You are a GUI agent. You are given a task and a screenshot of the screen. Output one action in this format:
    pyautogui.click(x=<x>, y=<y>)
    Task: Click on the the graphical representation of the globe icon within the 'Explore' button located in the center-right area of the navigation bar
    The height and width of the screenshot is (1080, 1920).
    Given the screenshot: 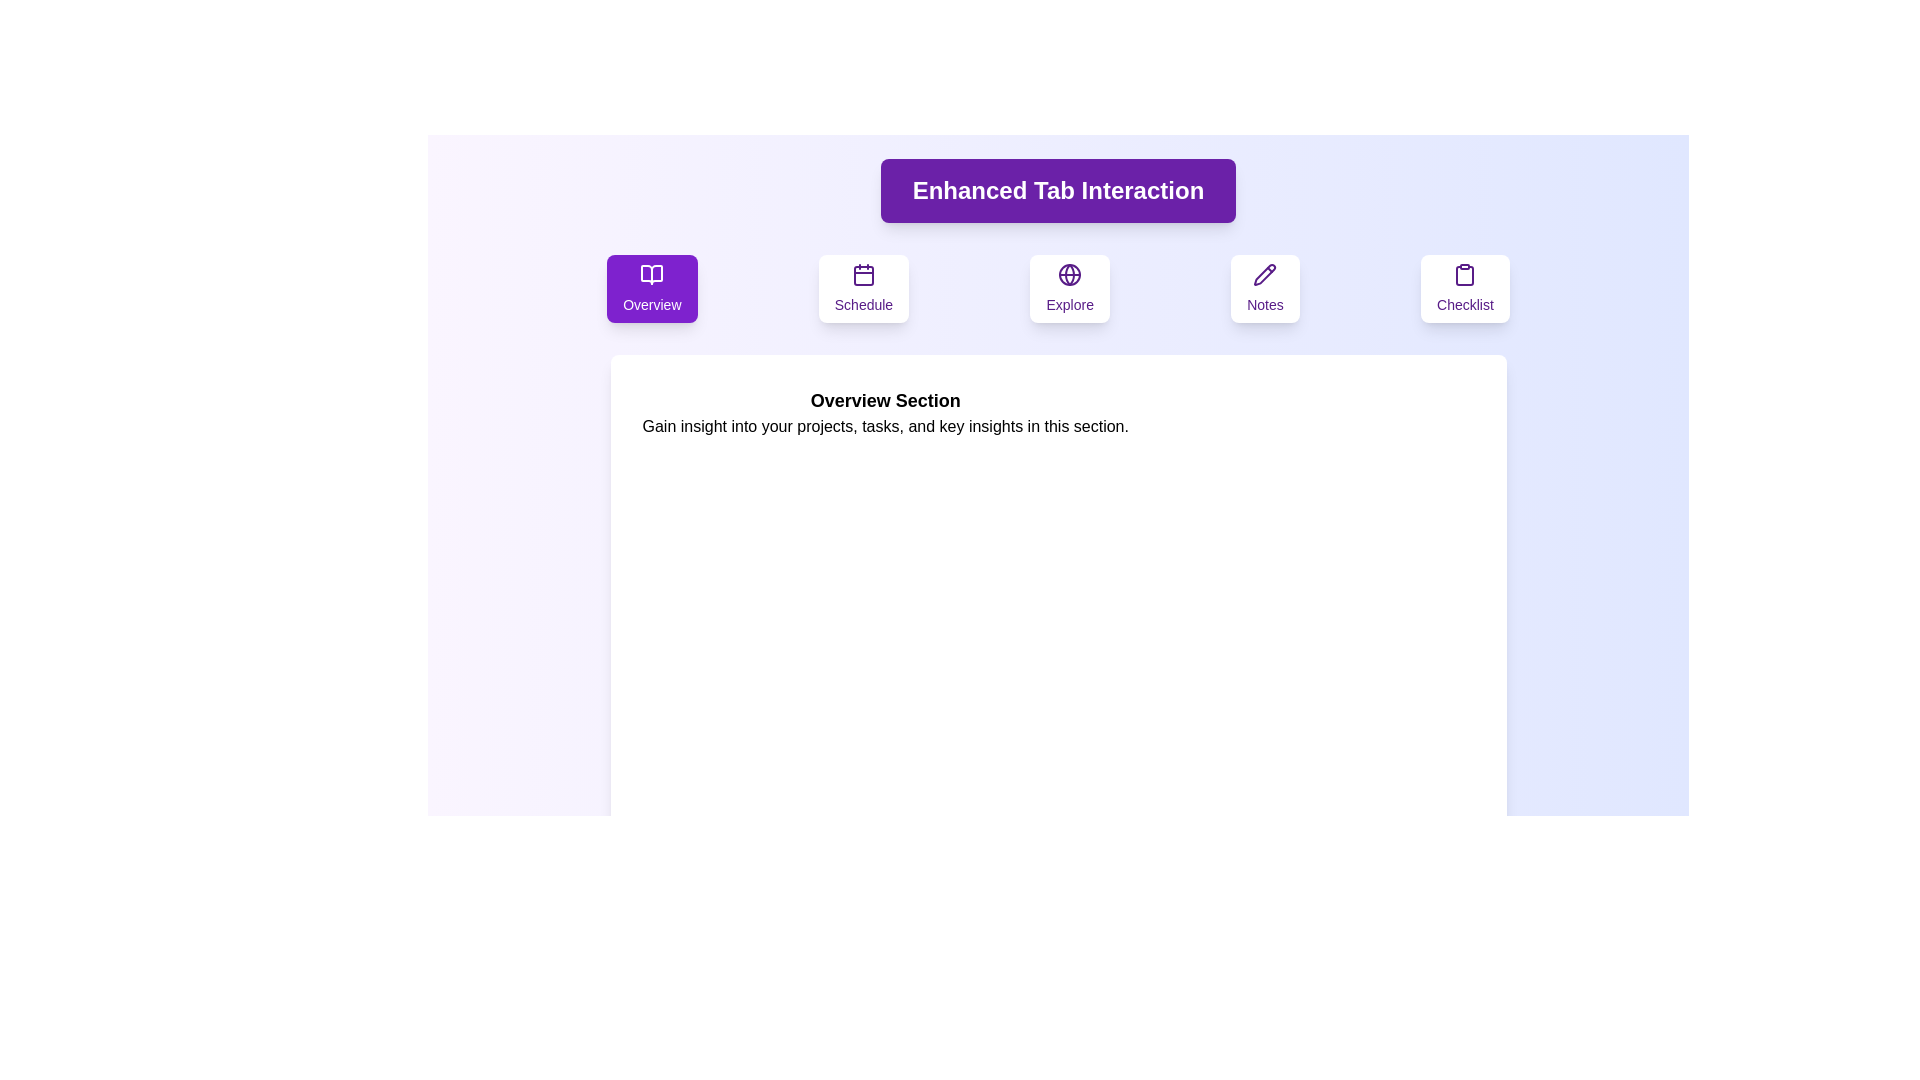 What is the action you would take?
    pyautogui.click(x=1069, y=274)
    